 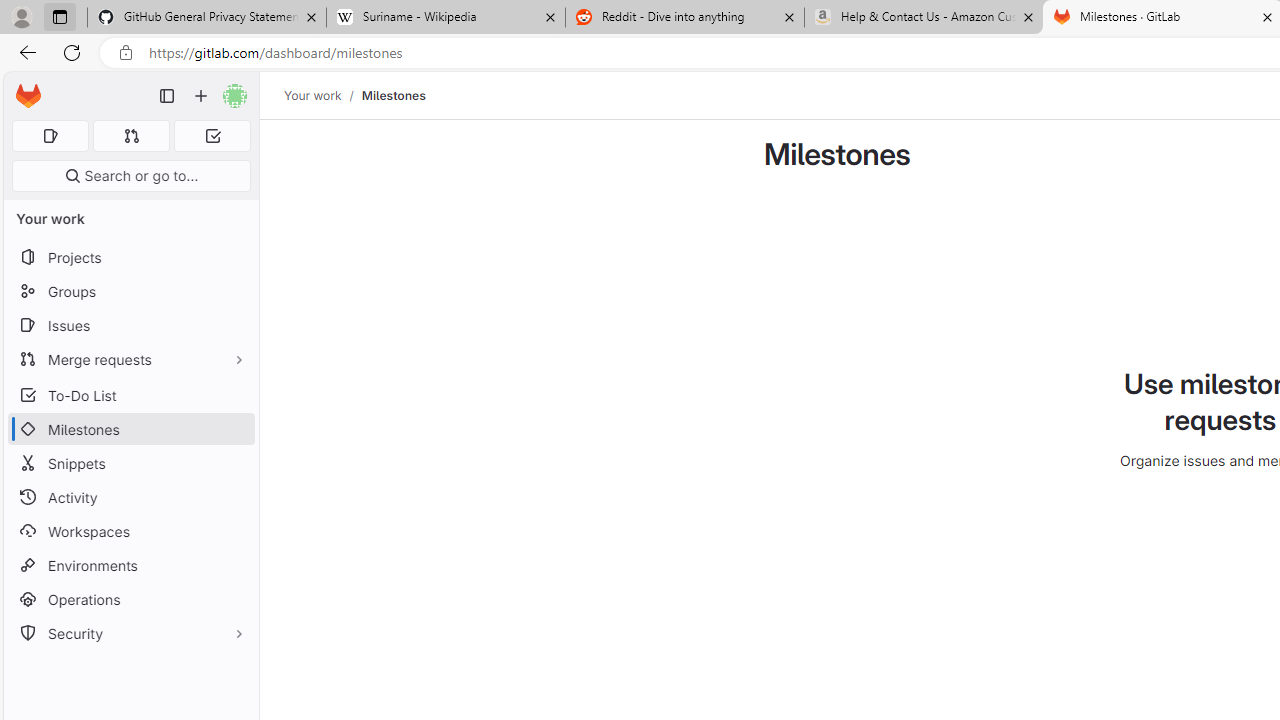 I want to click on 'Groups', so click(x=130, y=291).